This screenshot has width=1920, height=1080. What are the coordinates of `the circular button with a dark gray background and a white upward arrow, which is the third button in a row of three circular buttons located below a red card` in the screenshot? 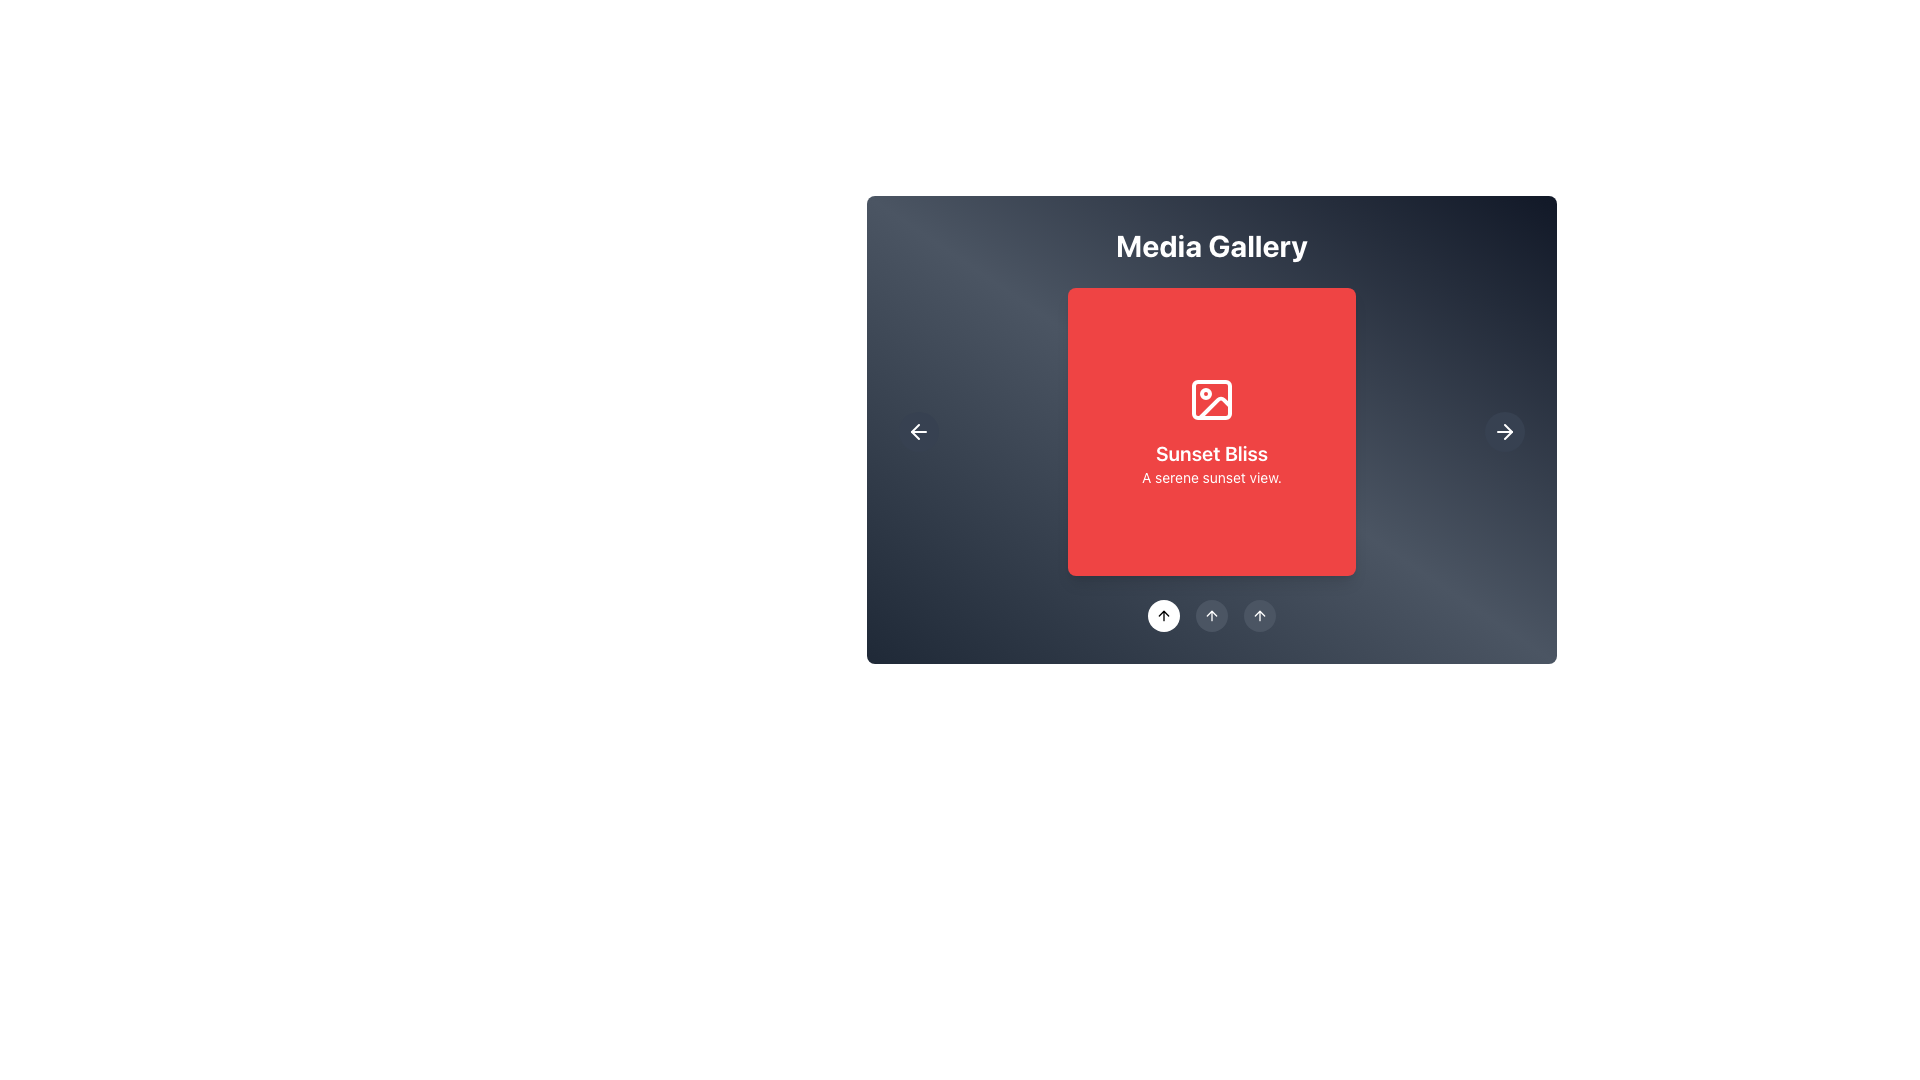 It's located at (1258, 615).